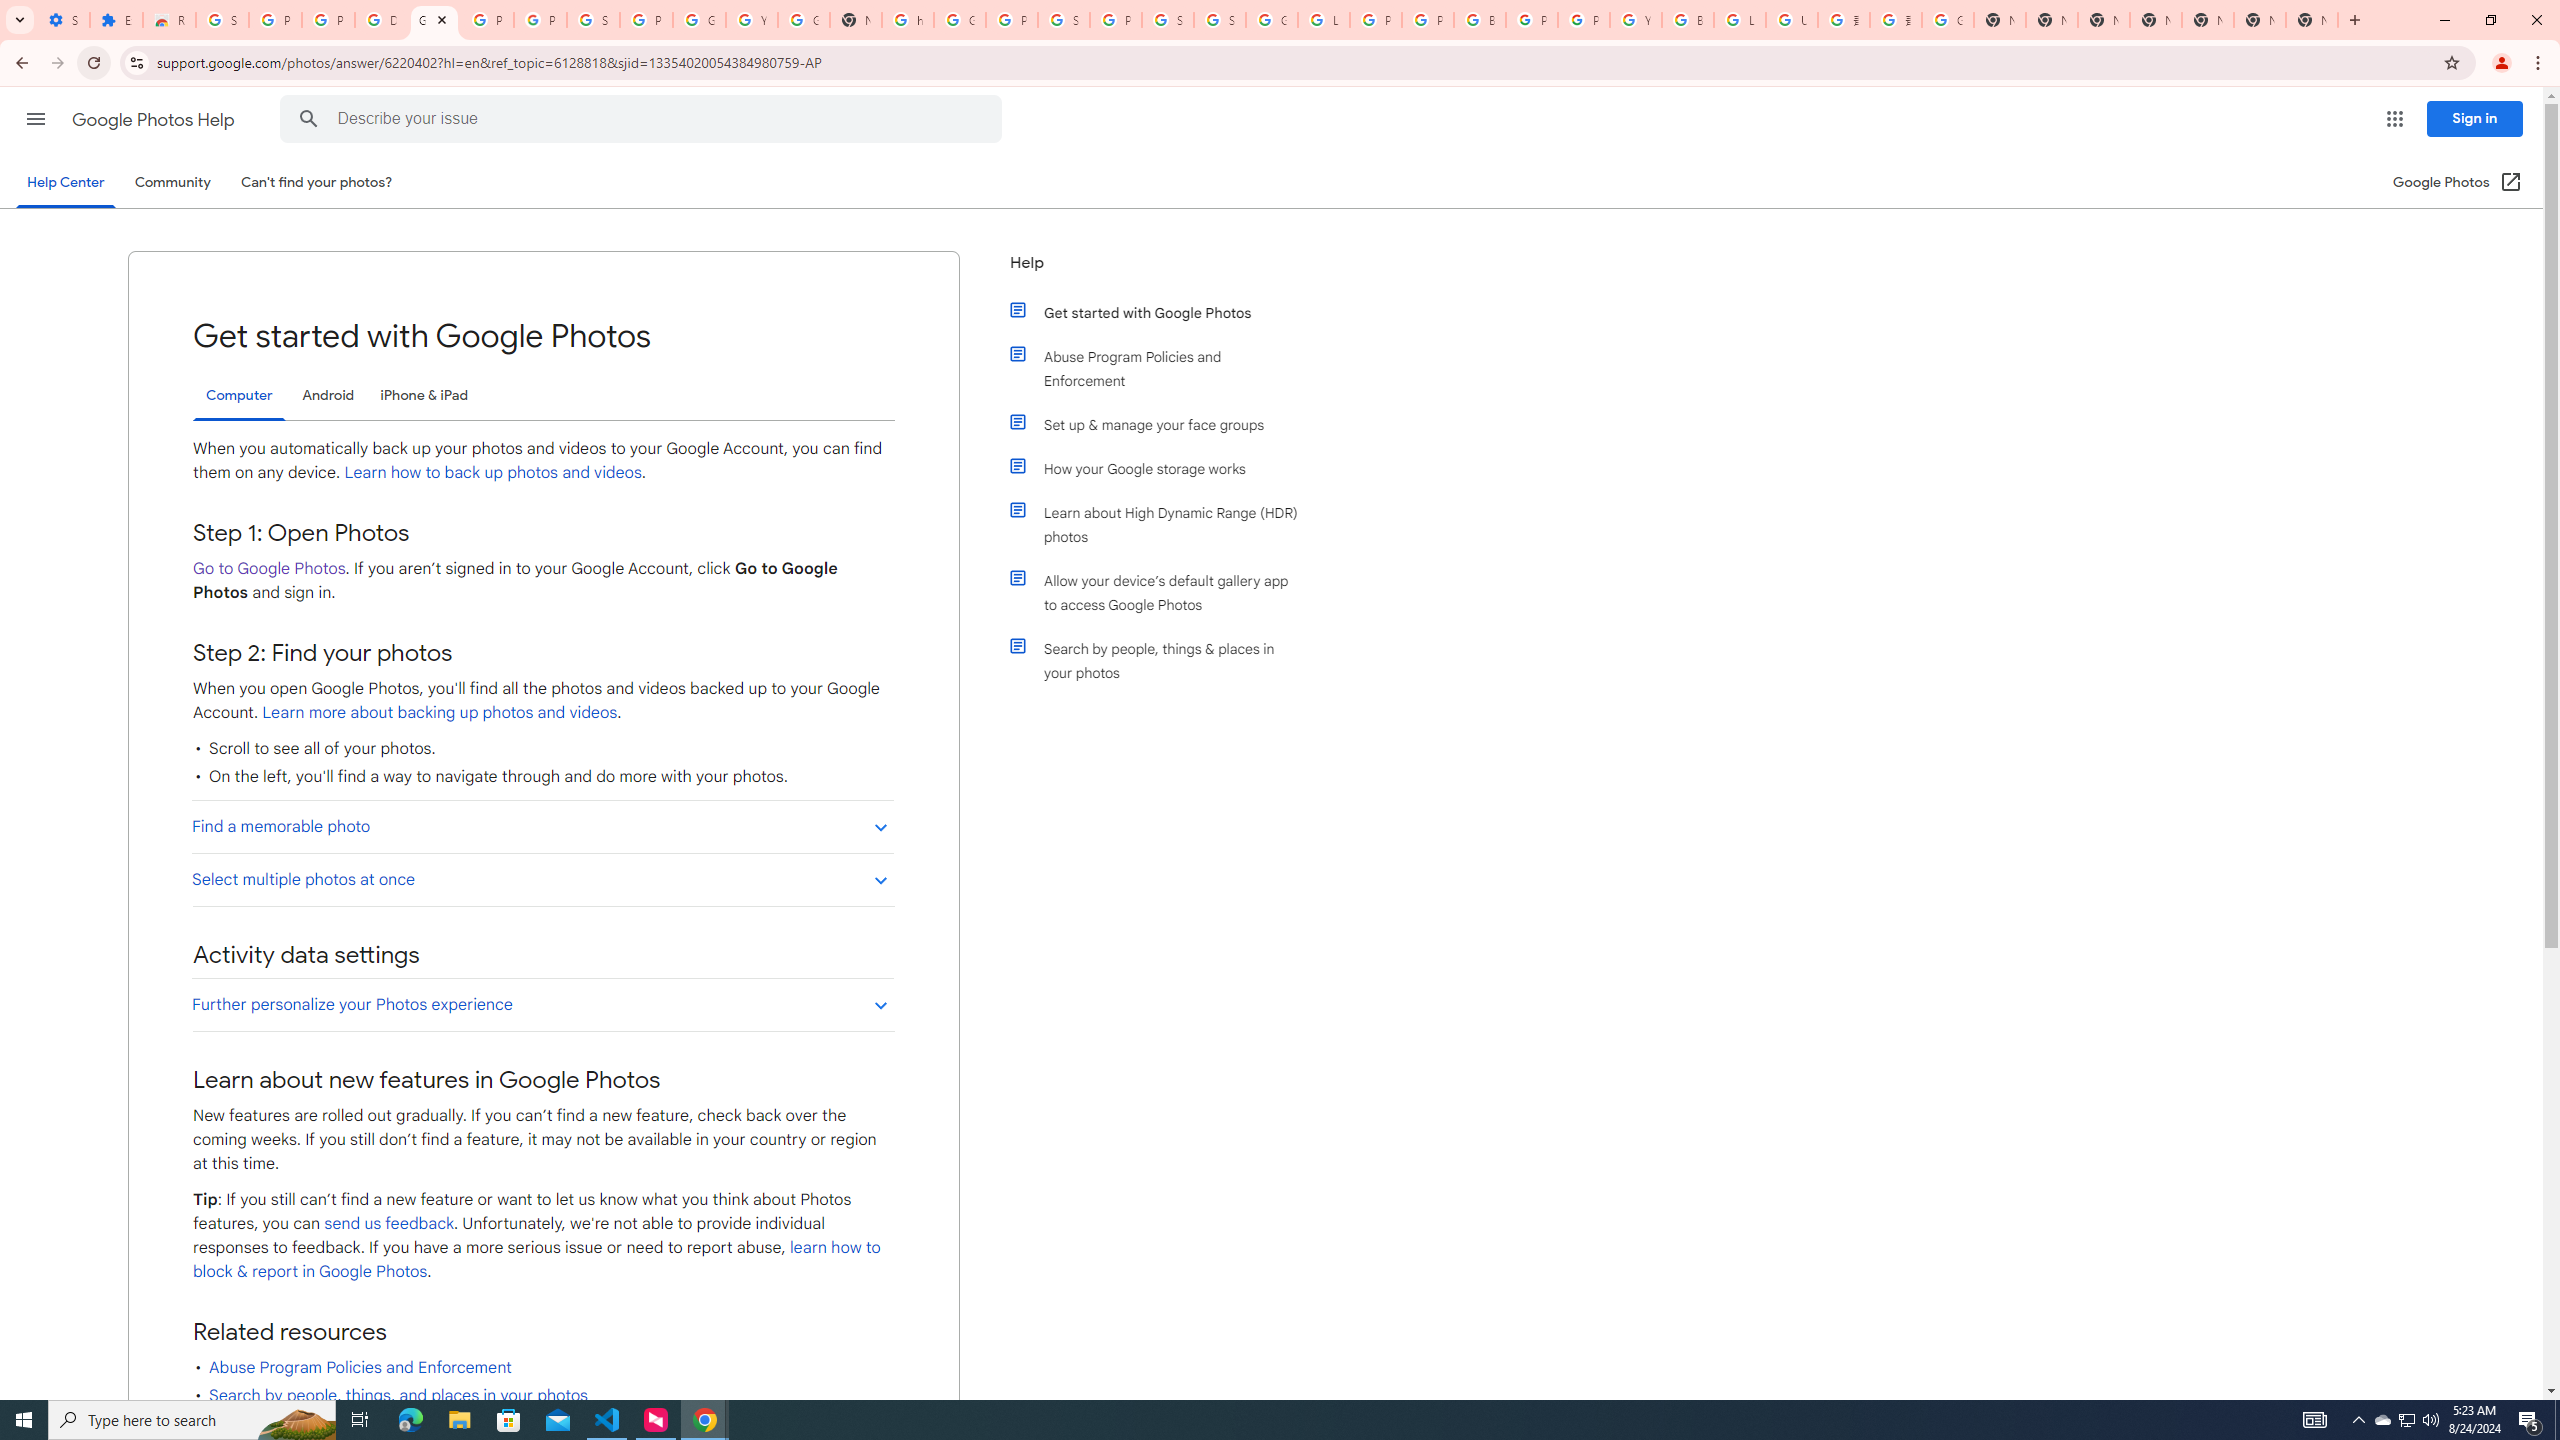 This screenshot has width=2560, height=1440. I want to click on 'iPhone & iPad', so click(423, 394).